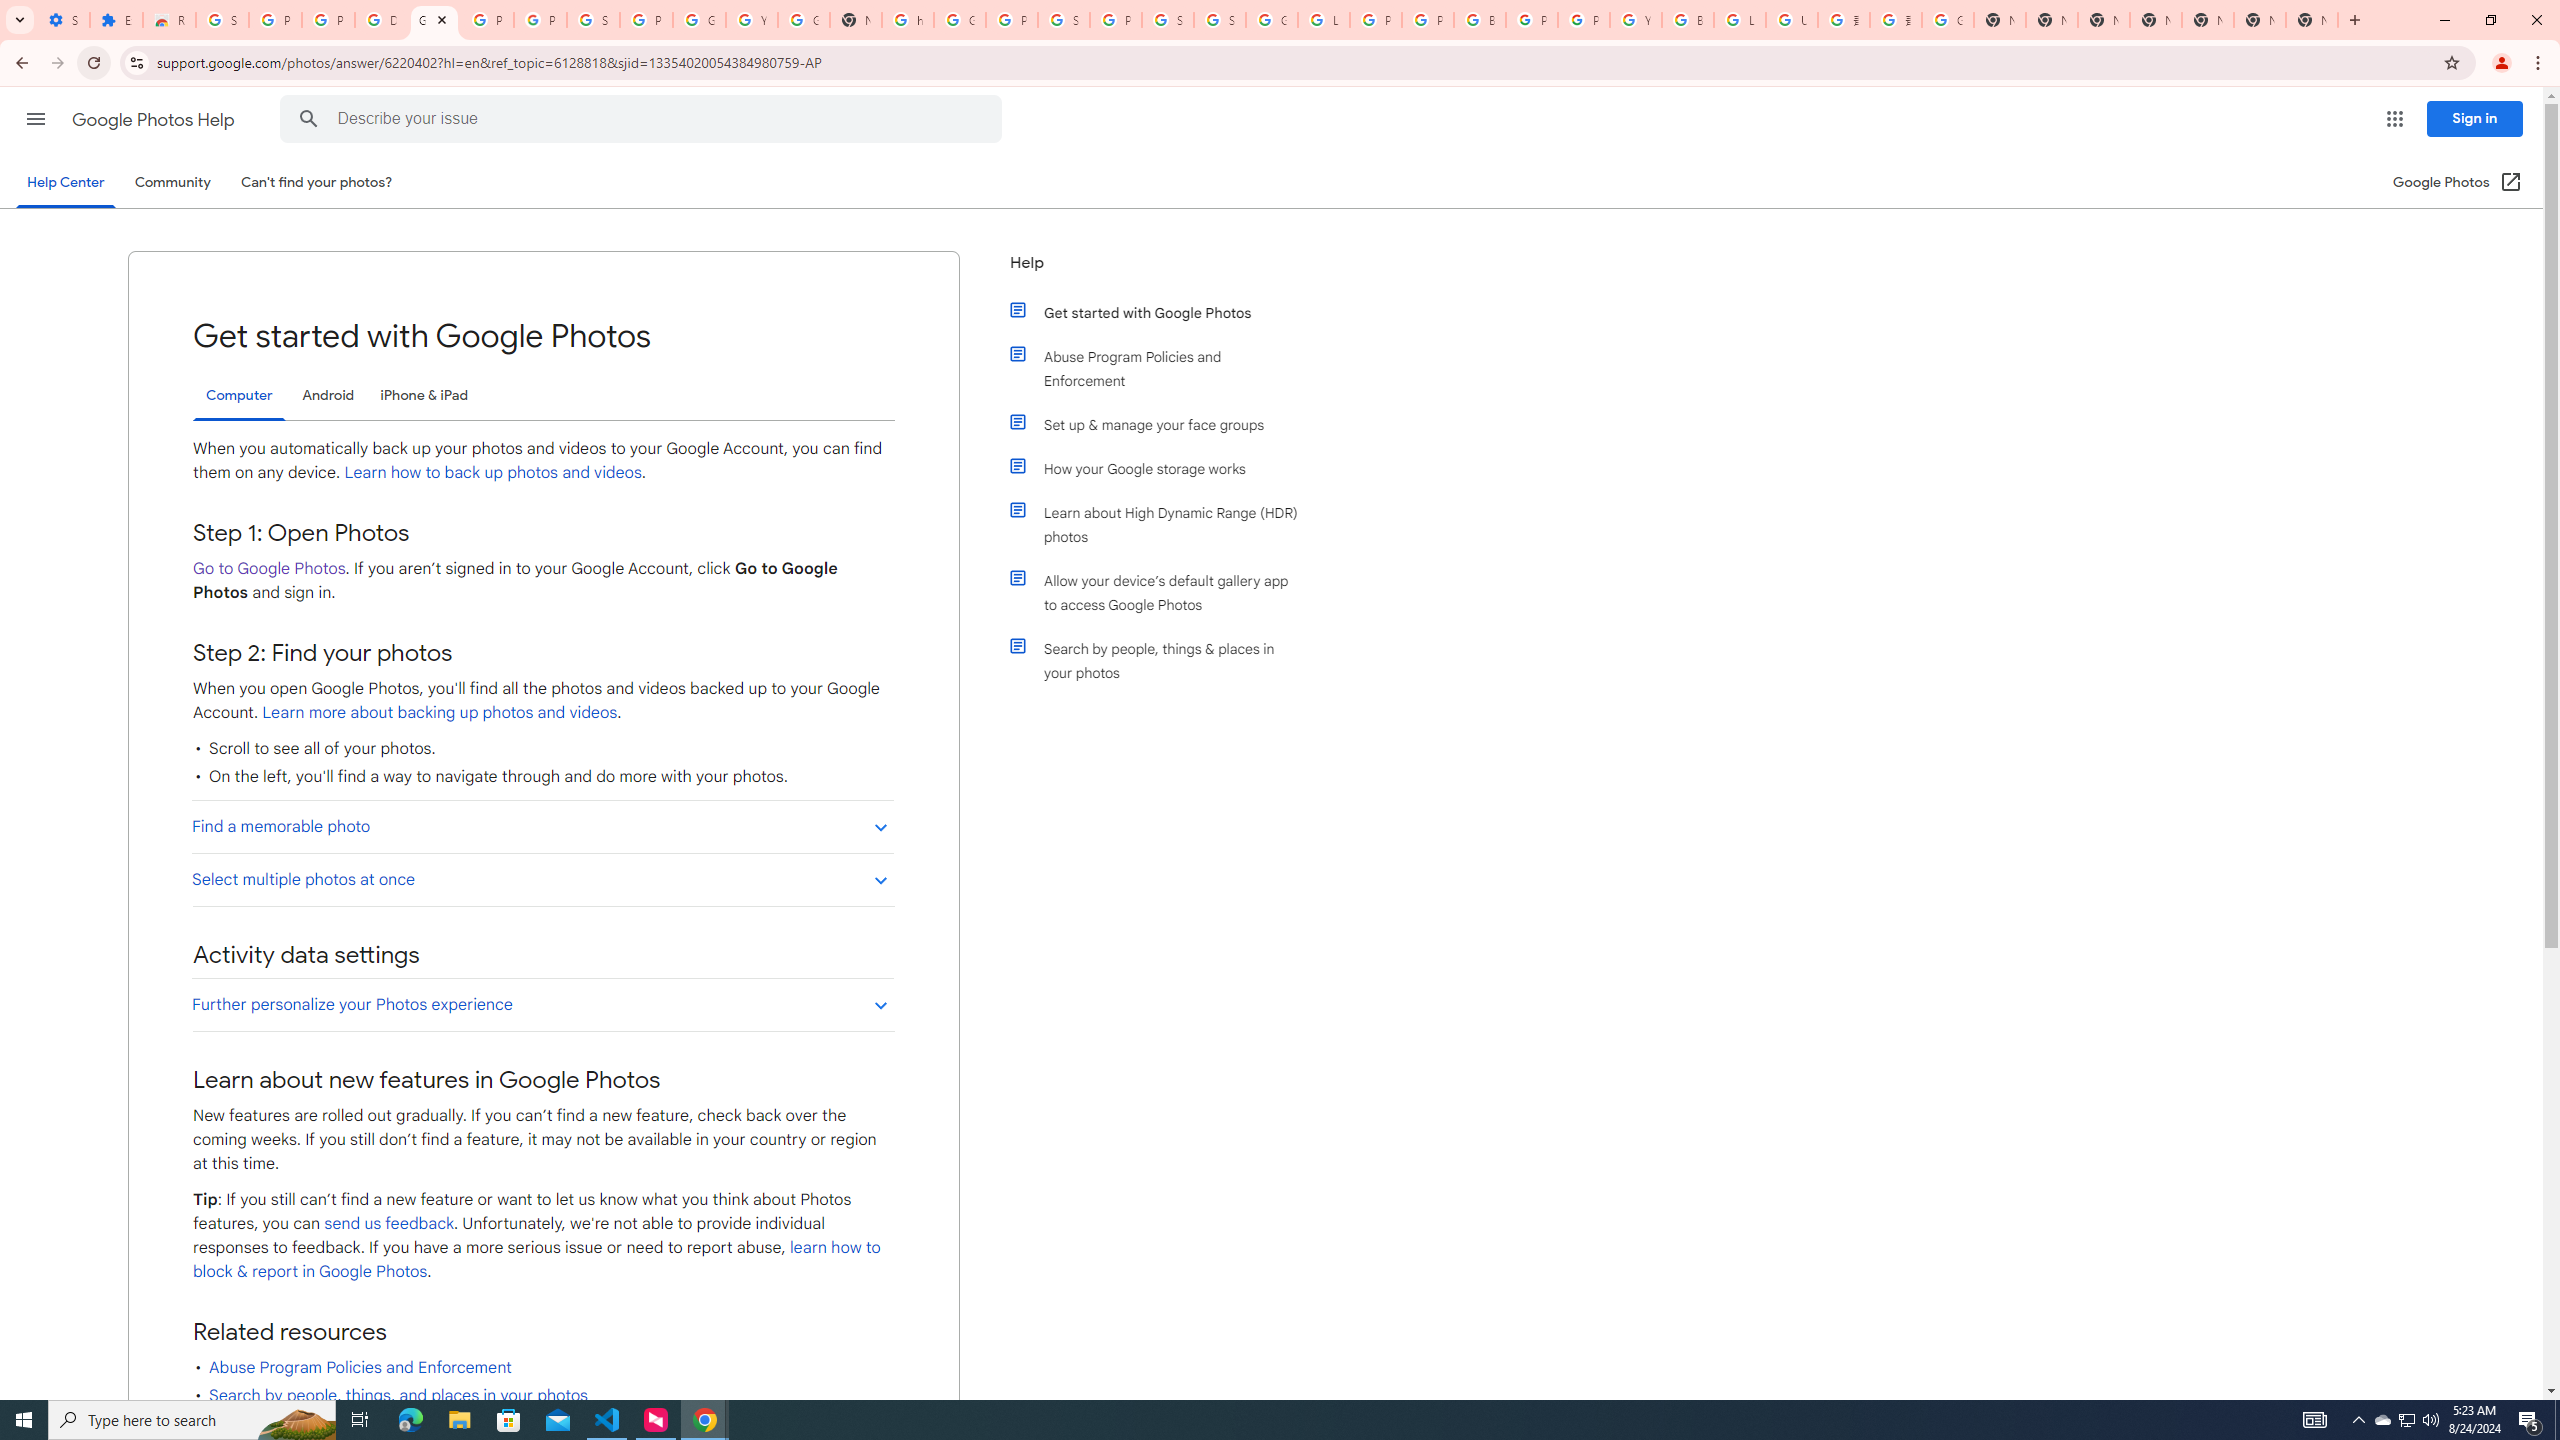 This screenshot has width=2560, height=1440. I want to click on 'iPhone & iPad', so click(423, 394).